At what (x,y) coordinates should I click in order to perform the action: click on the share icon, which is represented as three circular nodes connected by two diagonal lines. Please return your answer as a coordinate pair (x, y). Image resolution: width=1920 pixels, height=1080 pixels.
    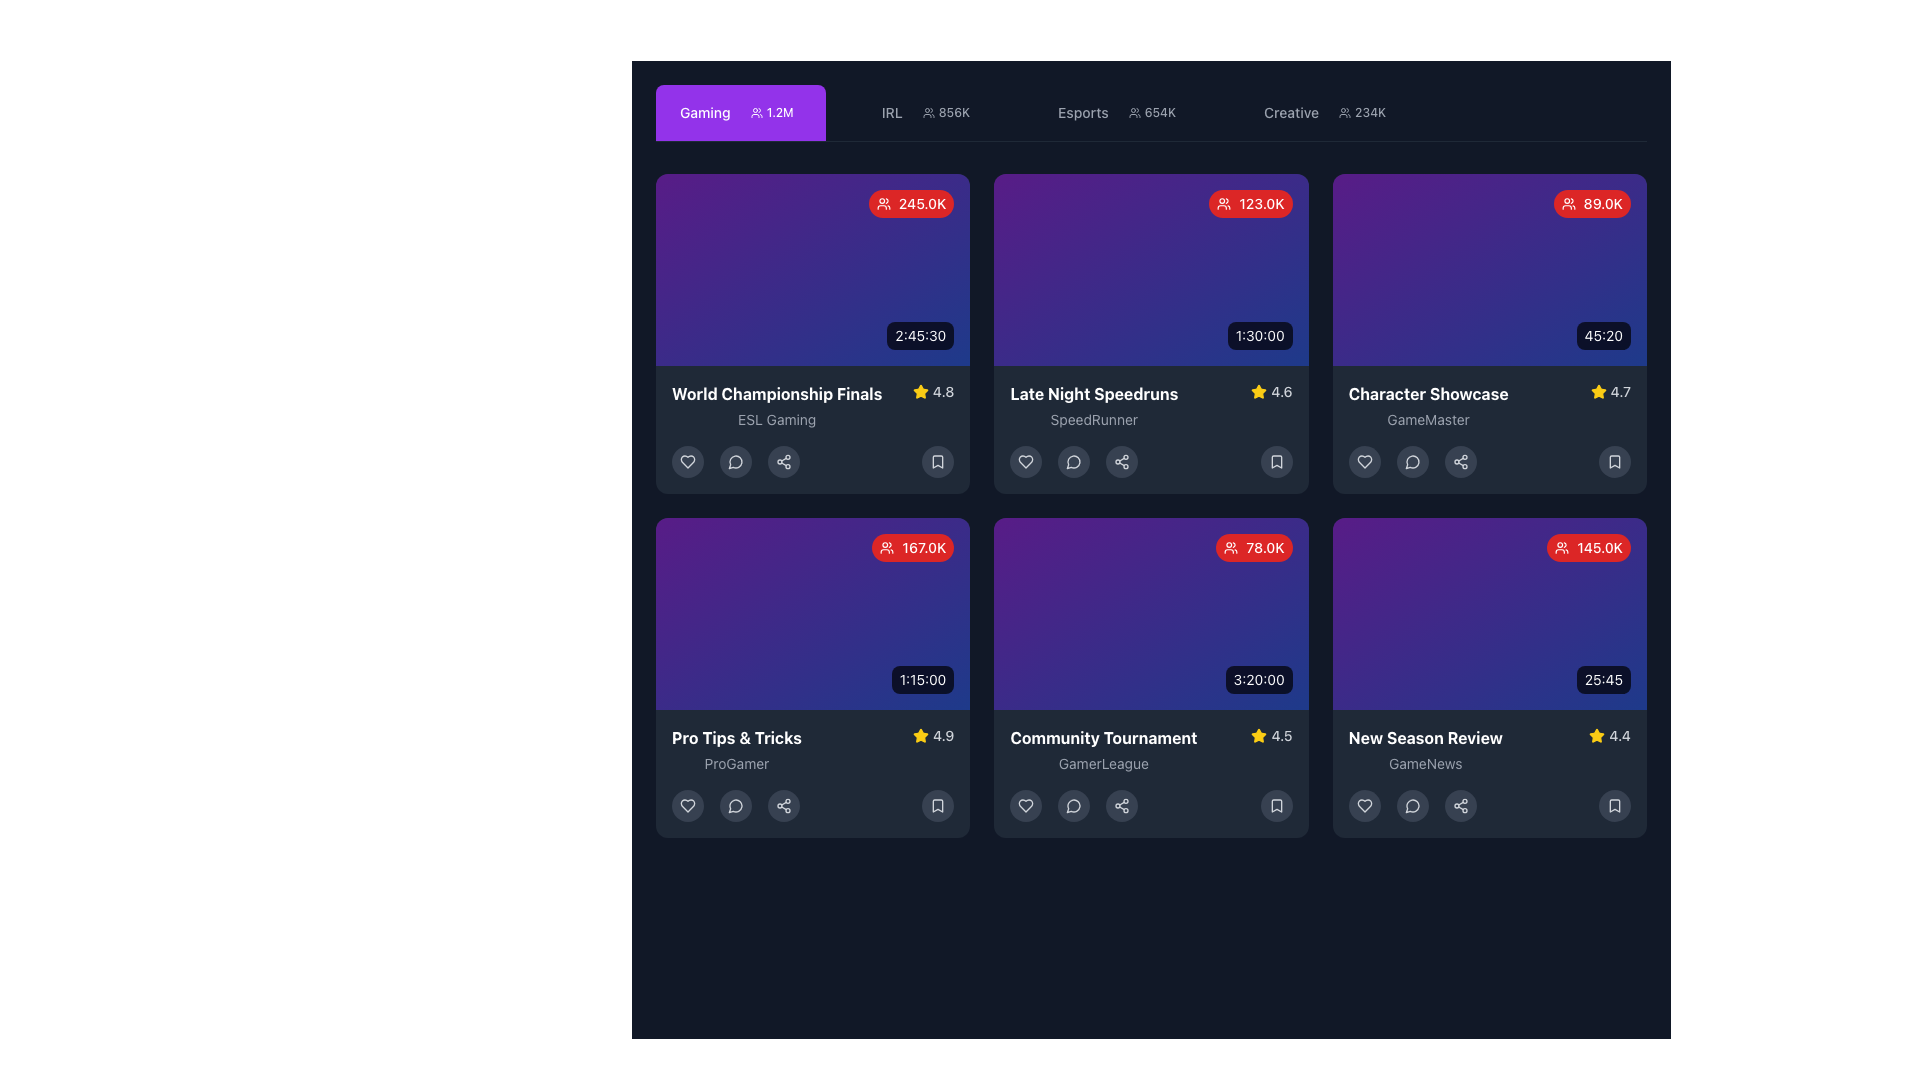
    Looking at the image, I should click on (1122, 462).